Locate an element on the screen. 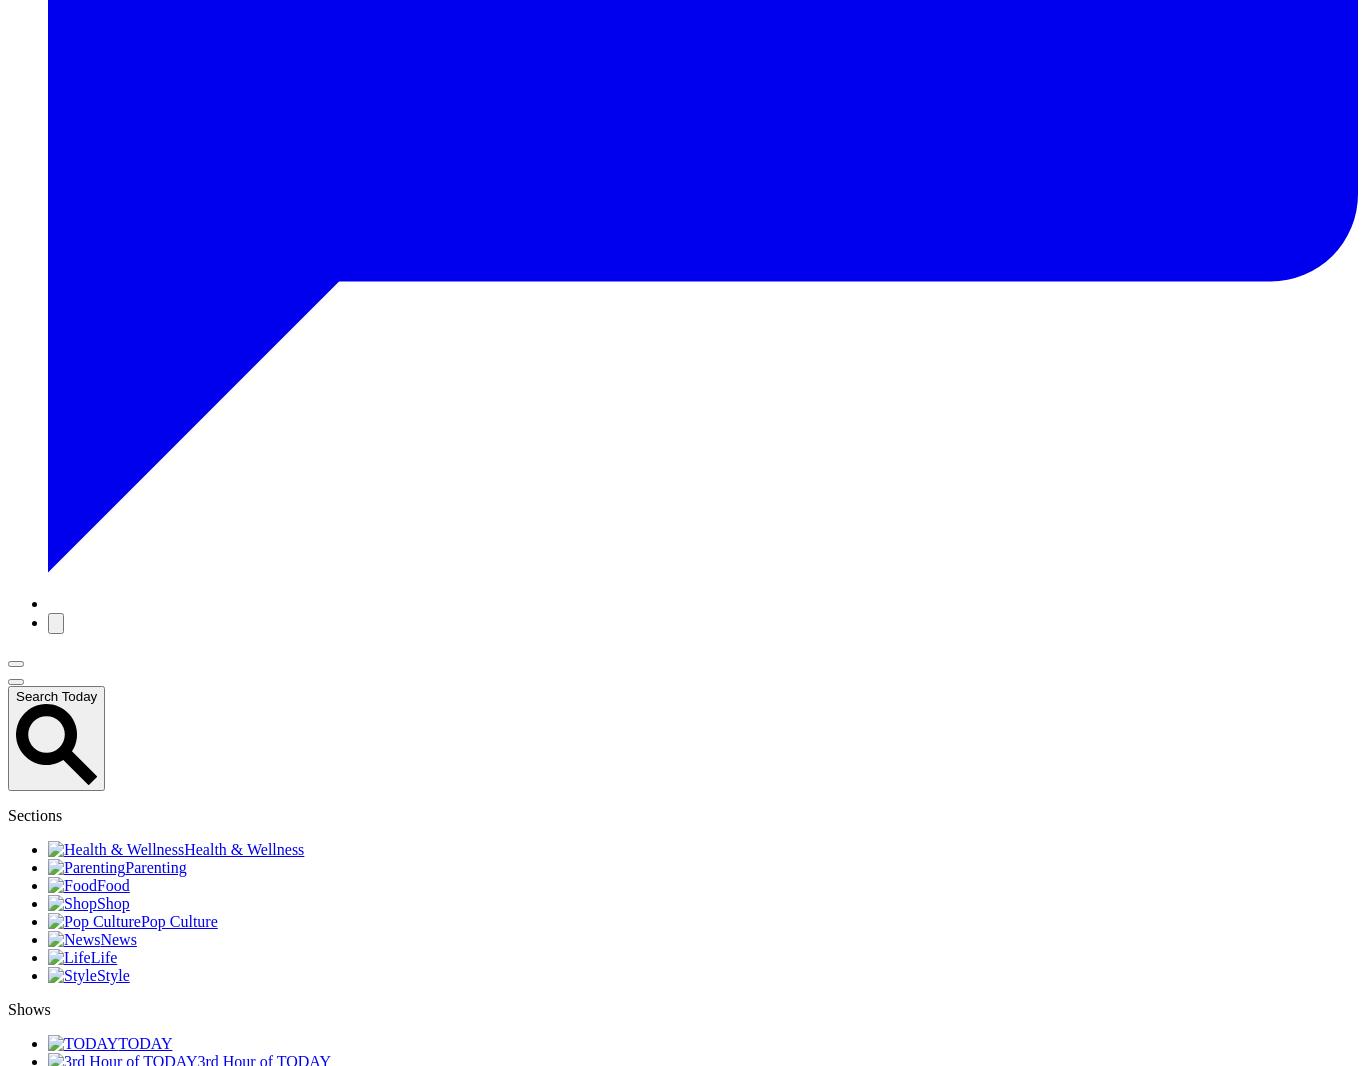 This screenshot has width=1366, height=1066. 'Shop' is located at coordinates (112, 903).